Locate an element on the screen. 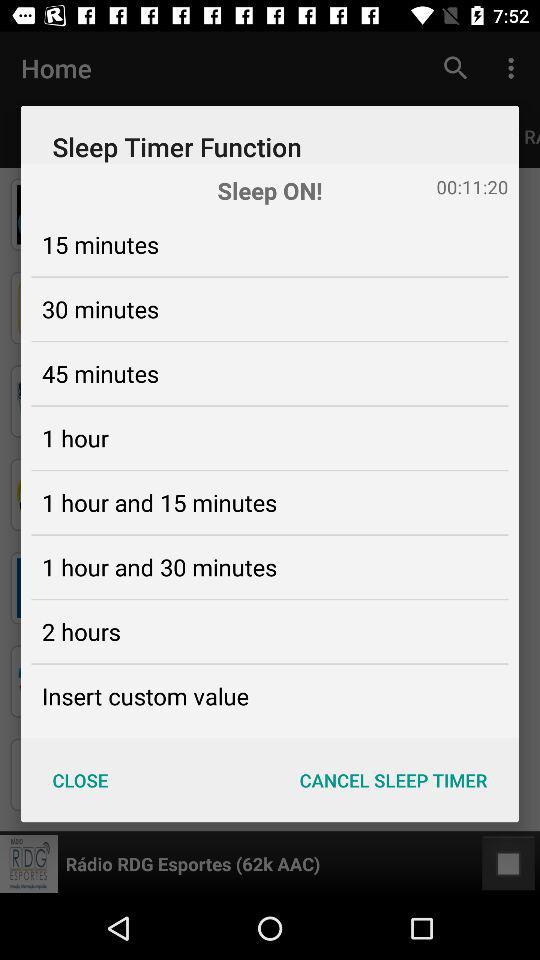 The height and width of the screenshot is (960, 540). the insert custom value icon is located at coordinates (144, 696).